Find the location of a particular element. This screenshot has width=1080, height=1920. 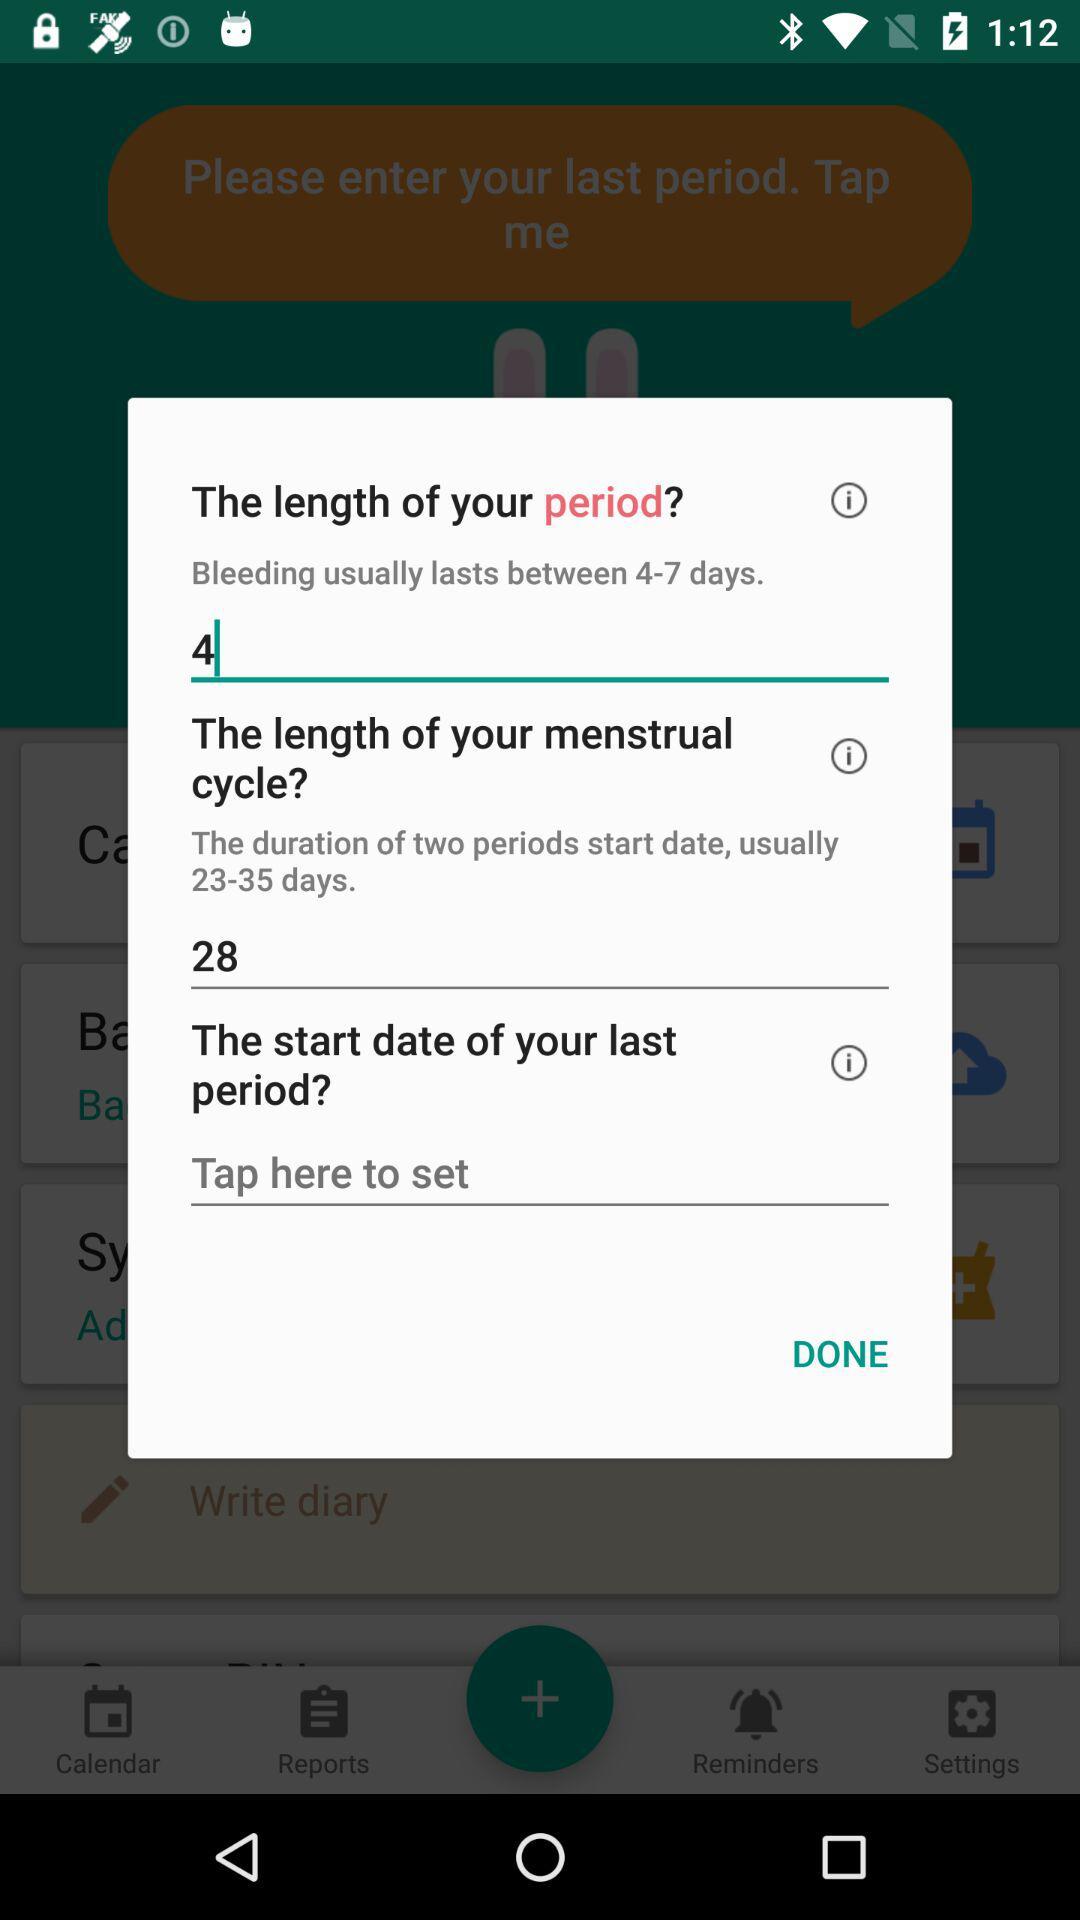

item above bleeding usually lasts item is located at coordinates (849, 500).